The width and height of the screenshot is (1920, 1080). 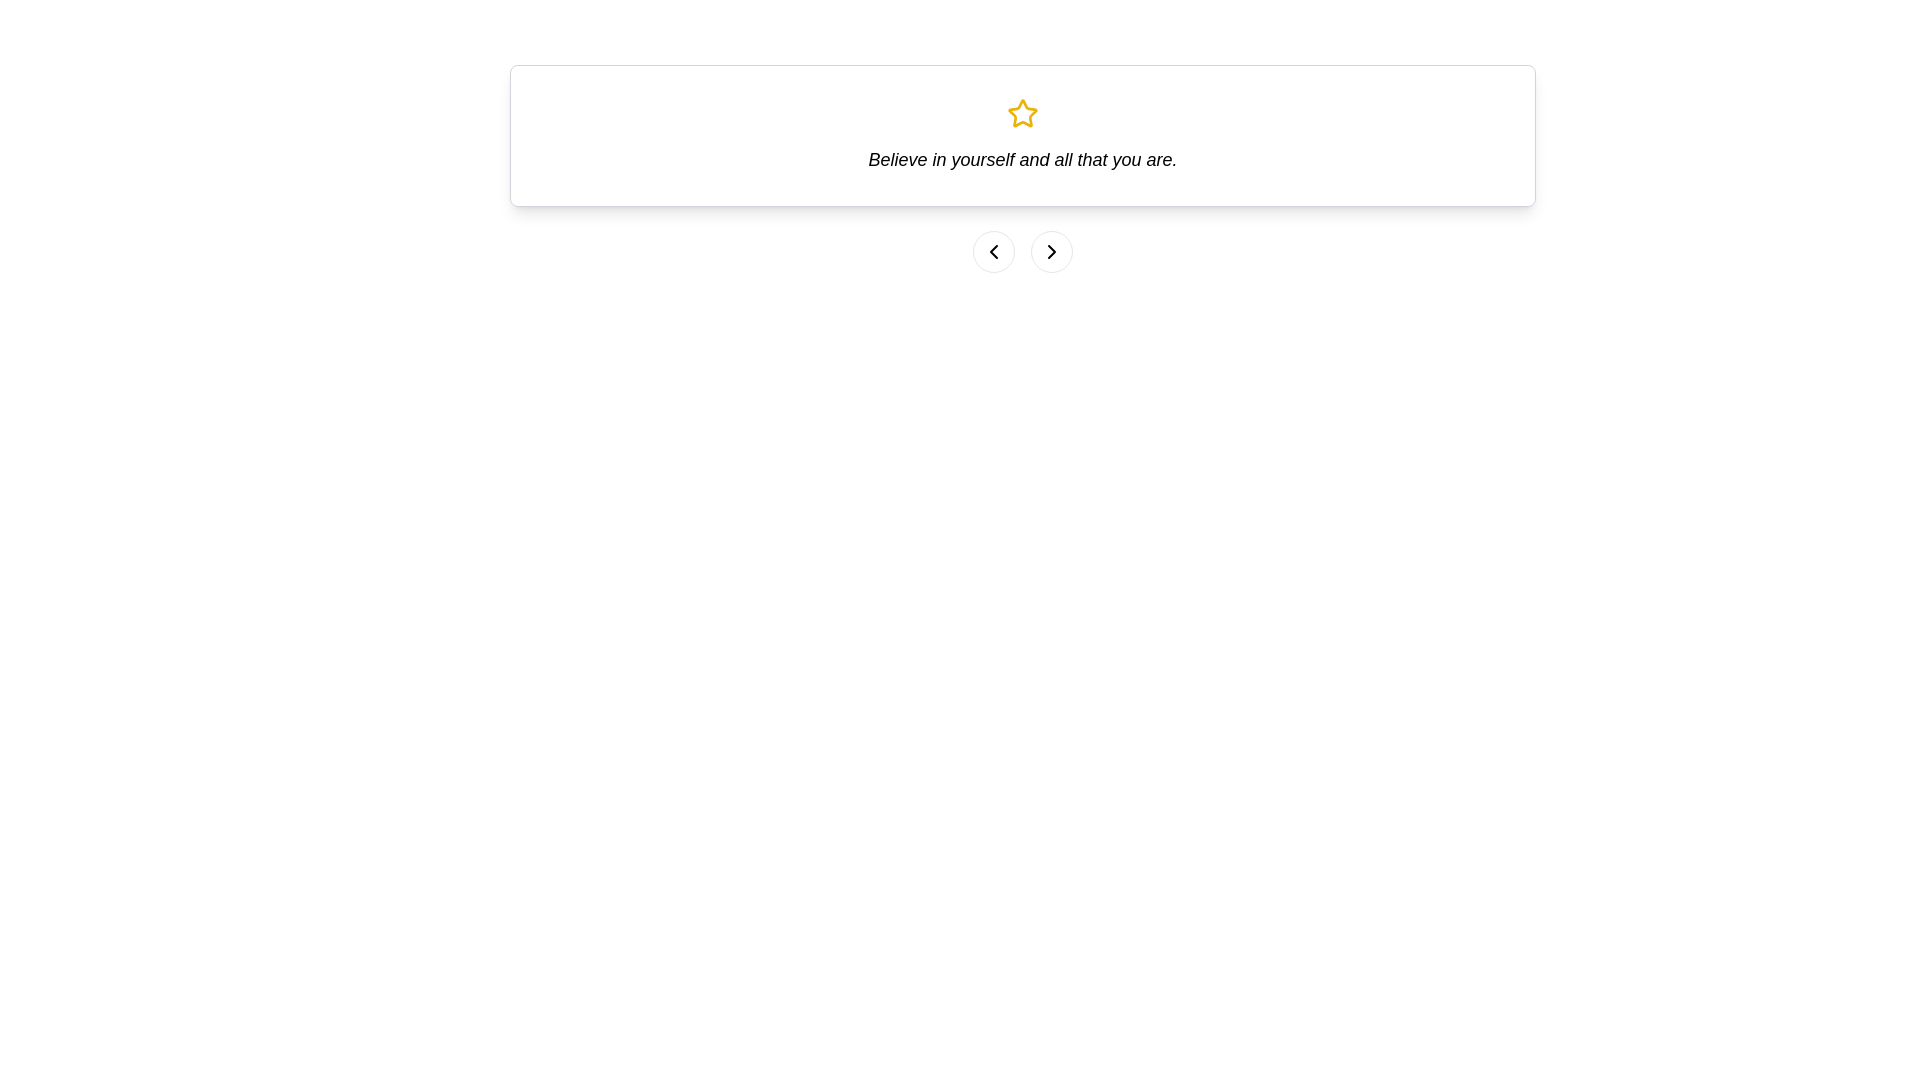 What do you see at coordinates (993, 250) in the screenshot?
I see `the left circular icon button` at bounding box center [993, 250].